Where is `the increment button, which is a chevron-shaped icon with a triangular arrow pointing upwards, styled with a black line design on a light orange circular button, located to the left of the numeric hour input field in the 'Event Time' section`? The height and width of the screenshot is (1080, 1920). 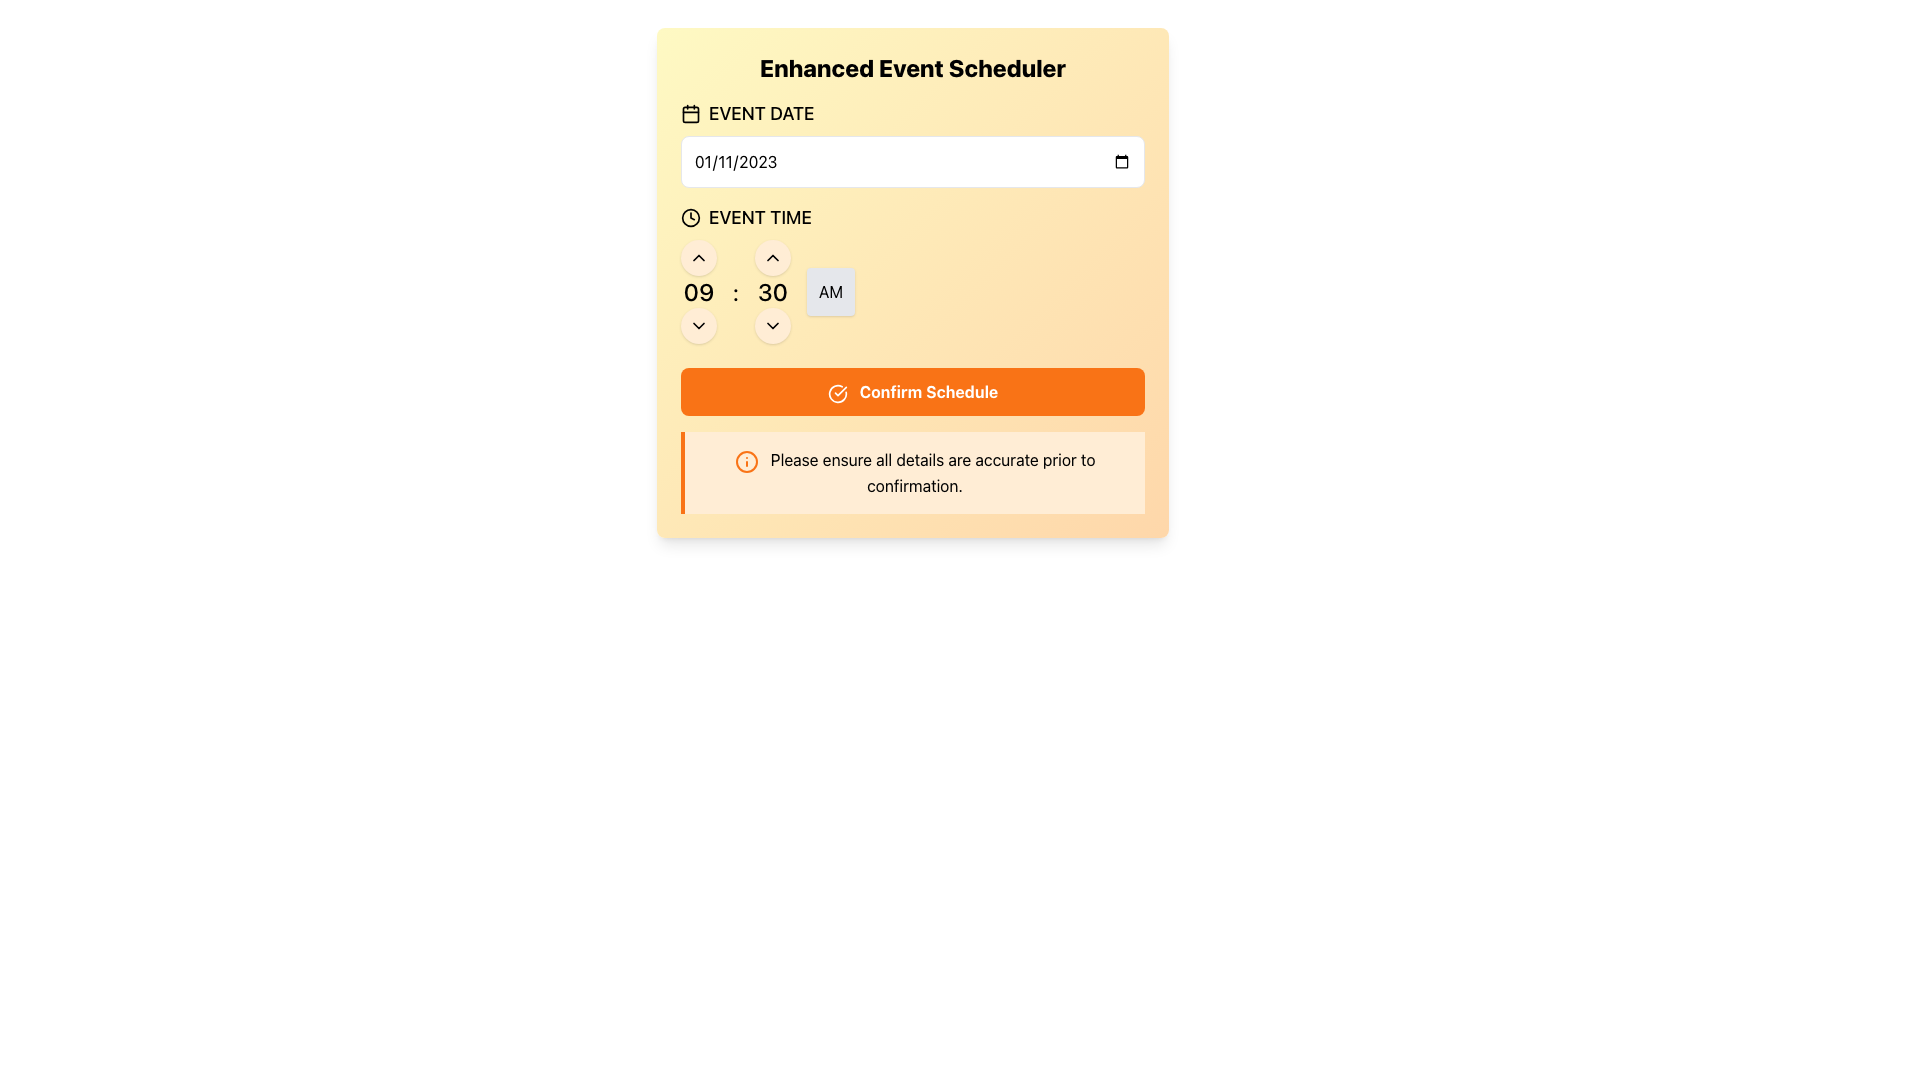
the increment button, which is a chevron-shaped icon with a triangular arrow pointing upwards, styled with a black line design on a light orange circular button, located to the left of the numeric hour input field in the 'Event Time' section is located at coordinates (771, 257).